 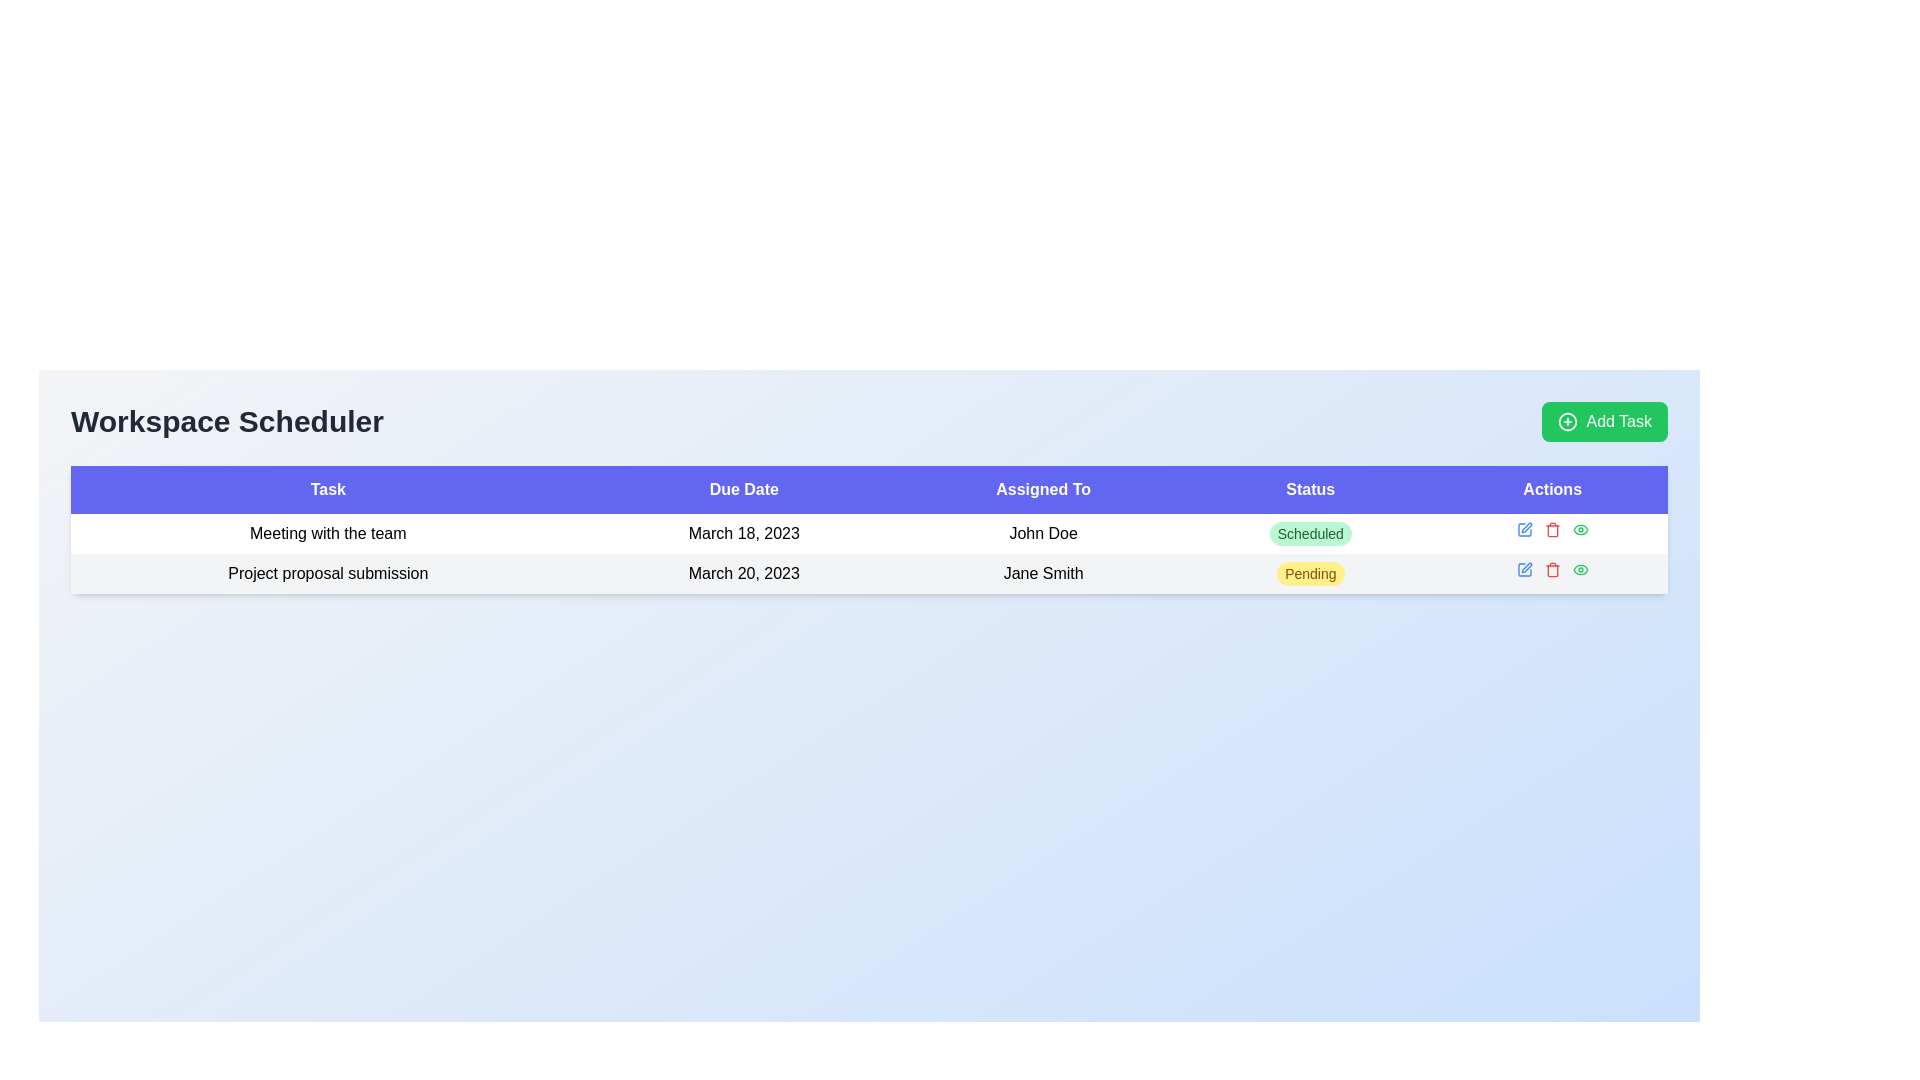 What do you see at coordinates (1567, 420) in the screenshot?
I see `the icon located on the left side of the 'Add Task' button, which symbolizes the action to add a new task` at bounding box center [1567, 420].